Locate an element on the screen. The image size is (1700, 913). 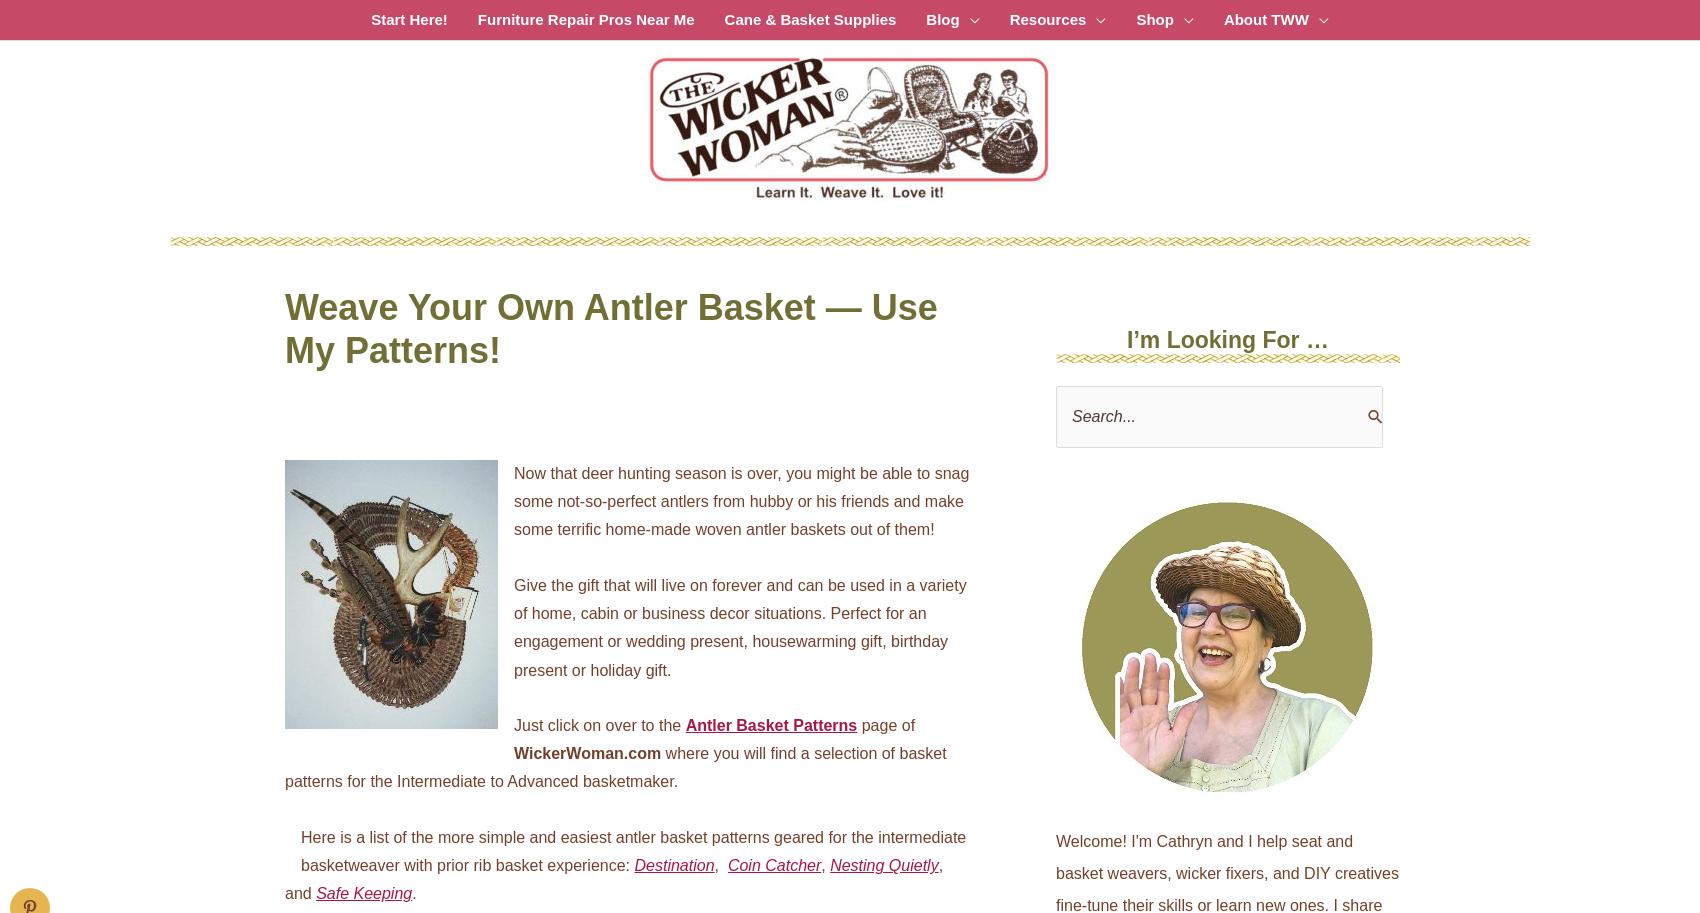
'Here is a list of the more simple and easiest antler basket patterns geared for the intermediate basketweaver with prior rib basket experience:' is located at coordinates (301, 851).